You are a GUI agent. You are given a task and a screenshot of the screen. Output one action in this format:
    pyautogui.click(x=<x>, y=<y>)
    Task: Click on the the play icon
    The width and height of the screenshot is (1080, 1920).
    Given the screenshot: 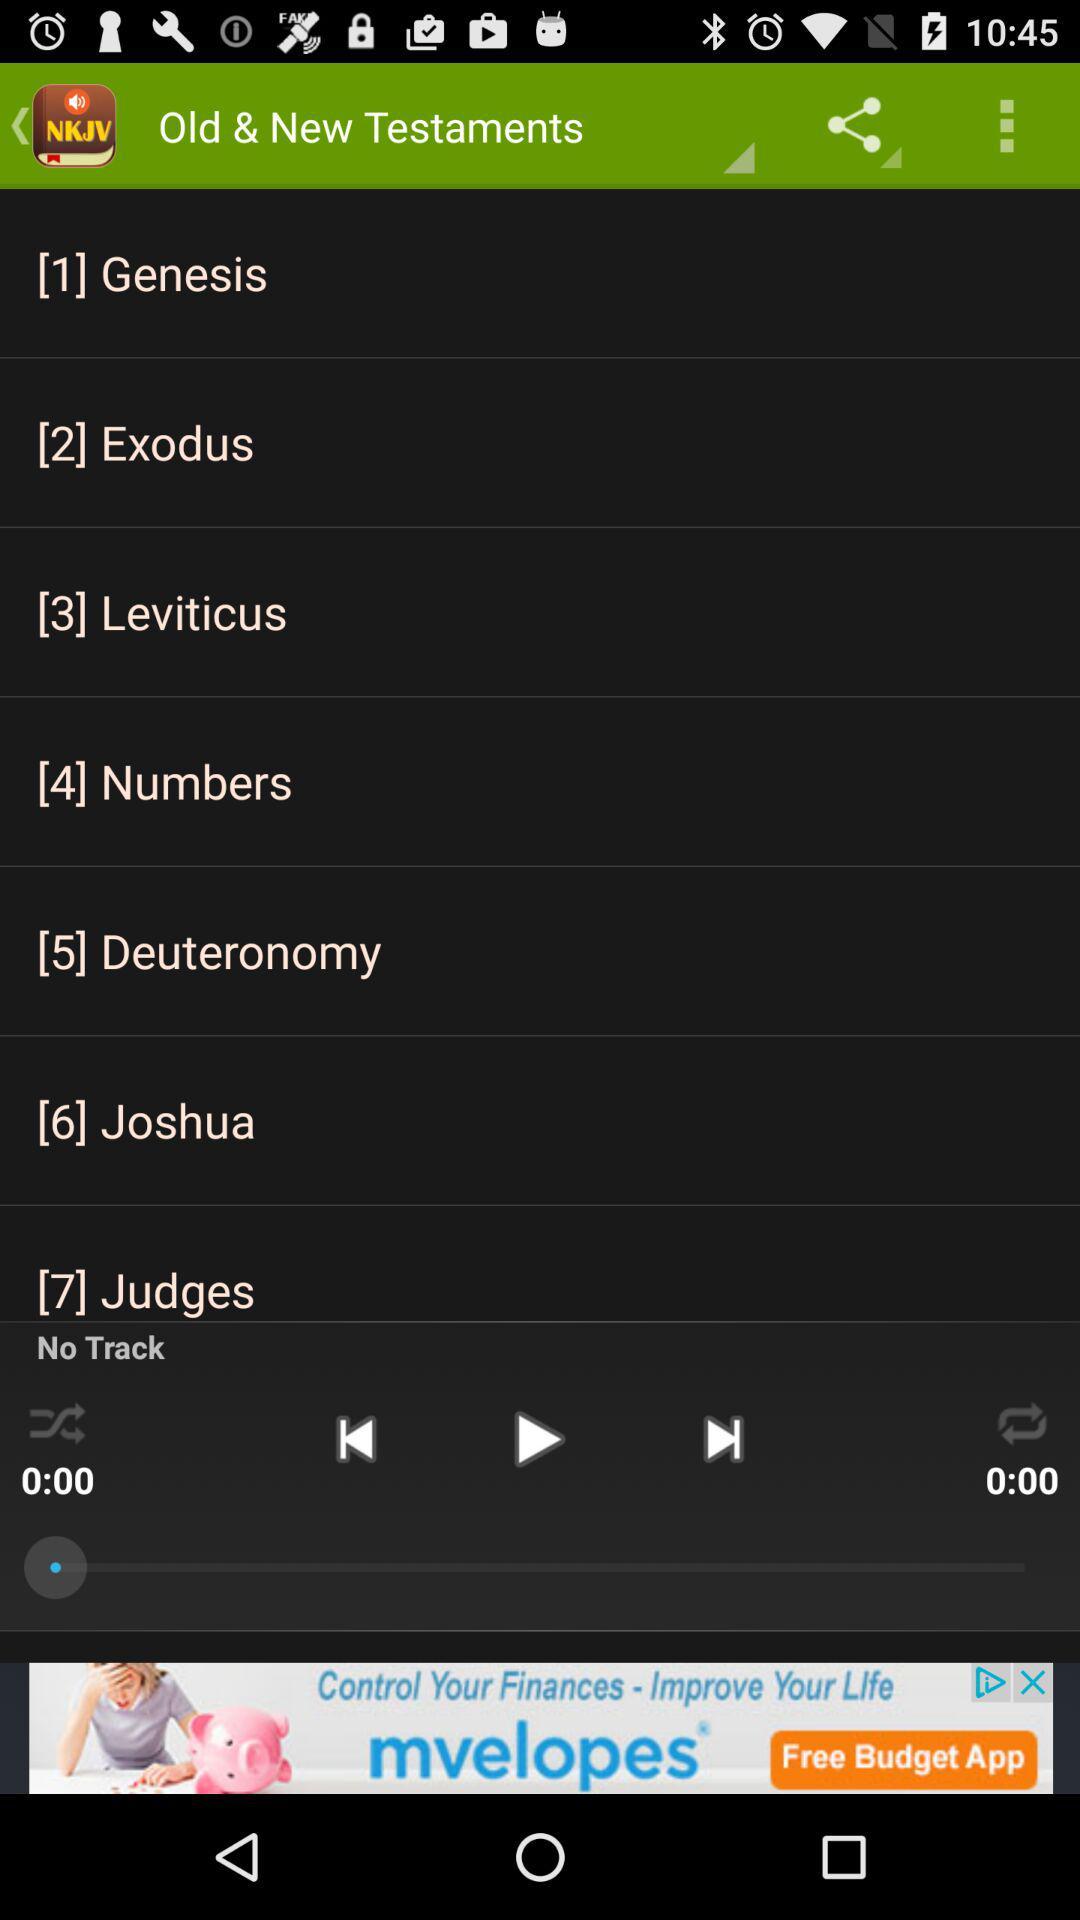 What is the action you would take?
    pyautogui.click(x=538, y=1538)
    